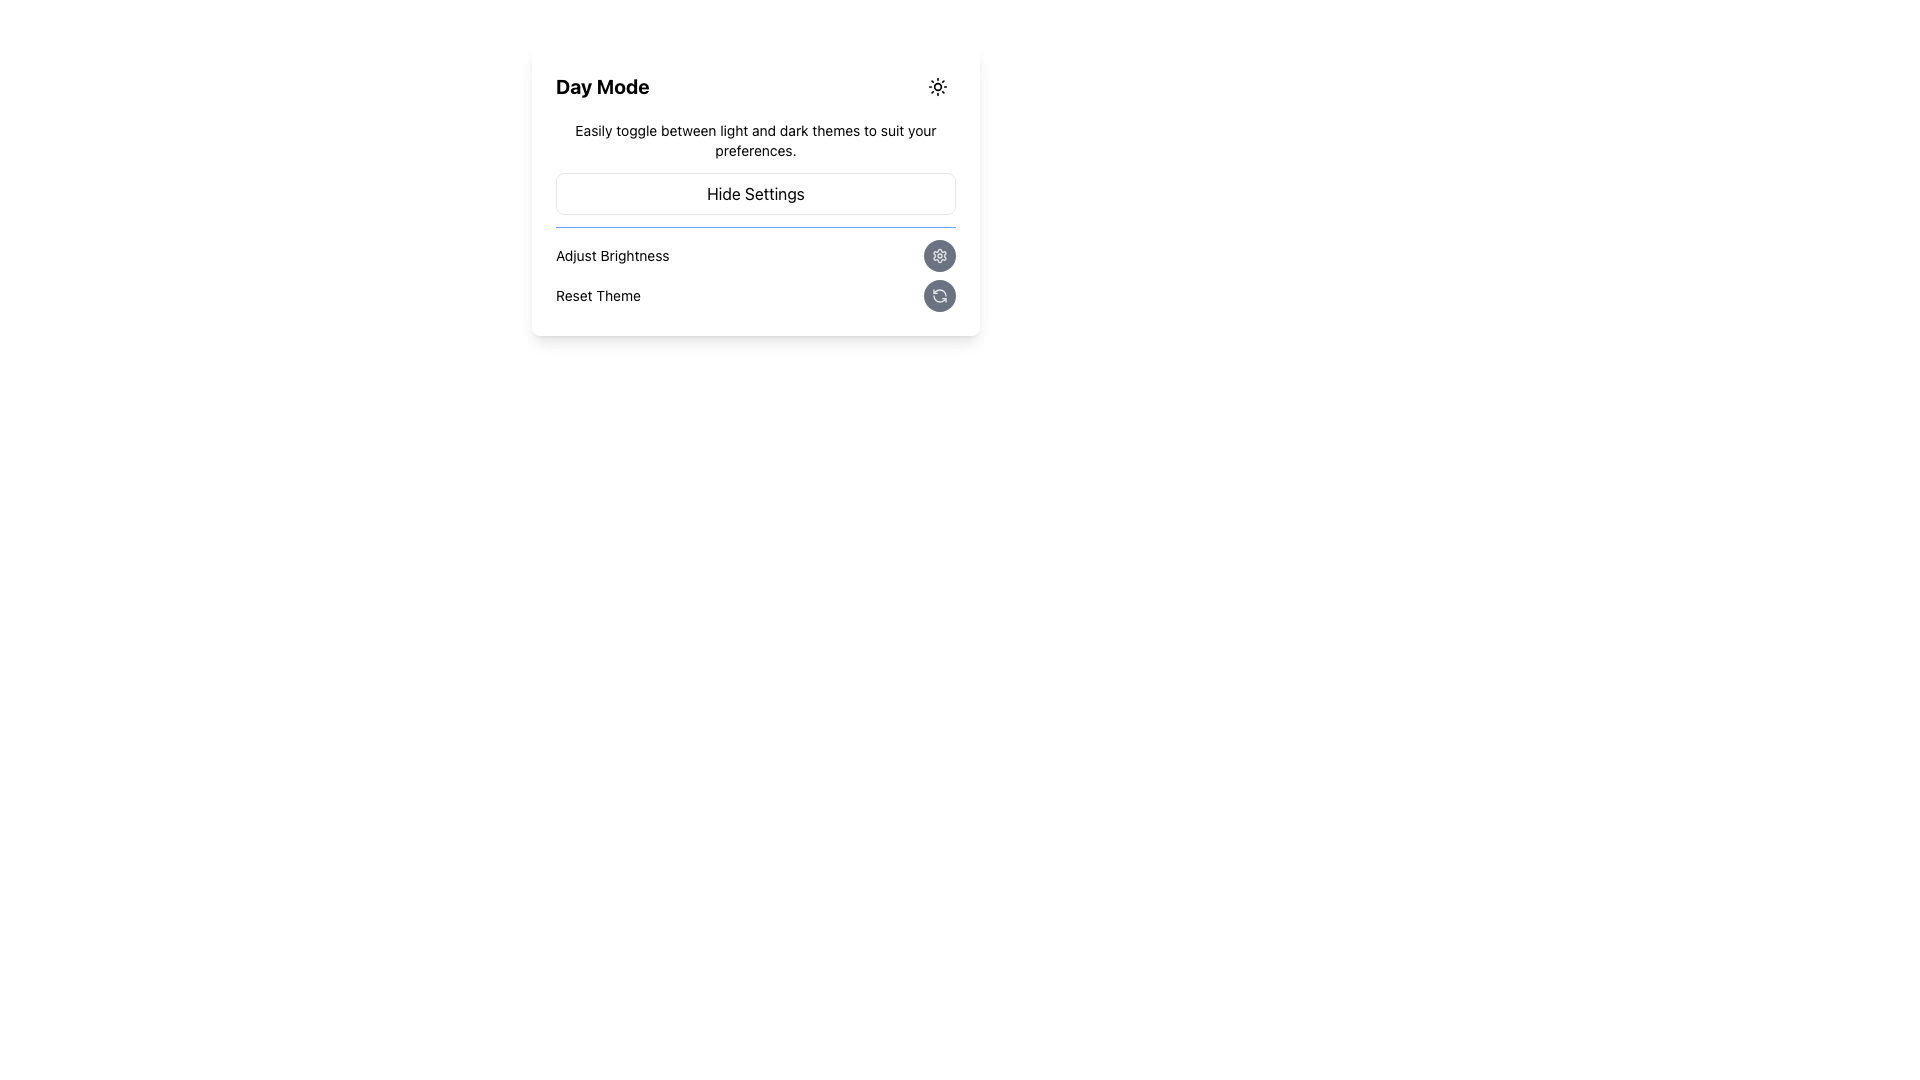 This screenshot has width=1920, height=1080. I want to click on the circular button with a gear icon at its center, located to the right of the 'Adjust Brightness' text, so click(939, 254).